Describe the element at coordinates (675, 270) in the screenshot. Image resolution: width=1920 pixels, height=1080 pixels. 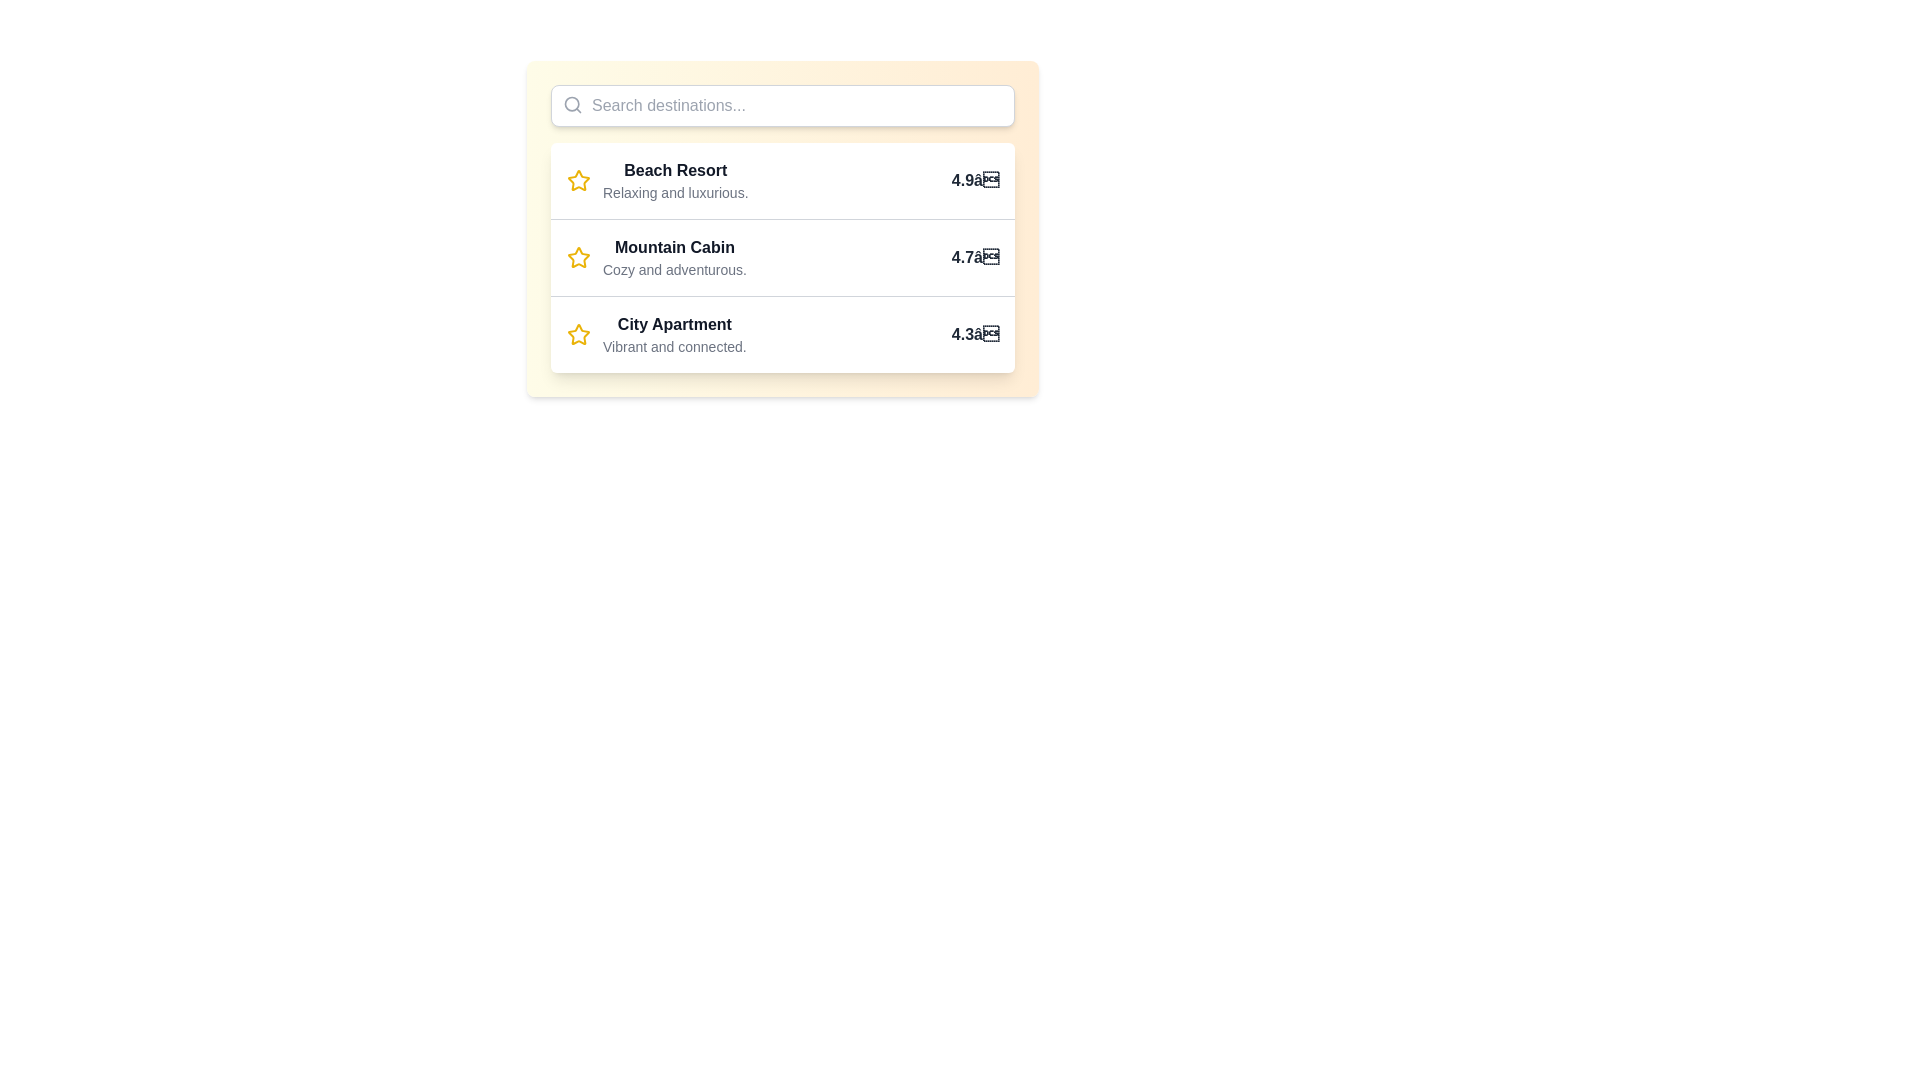
I see `text label that says 'Cozy and adventurous.' which is positioned beneath the bold title 'Mountain Cabin' in a list interface` at that location.